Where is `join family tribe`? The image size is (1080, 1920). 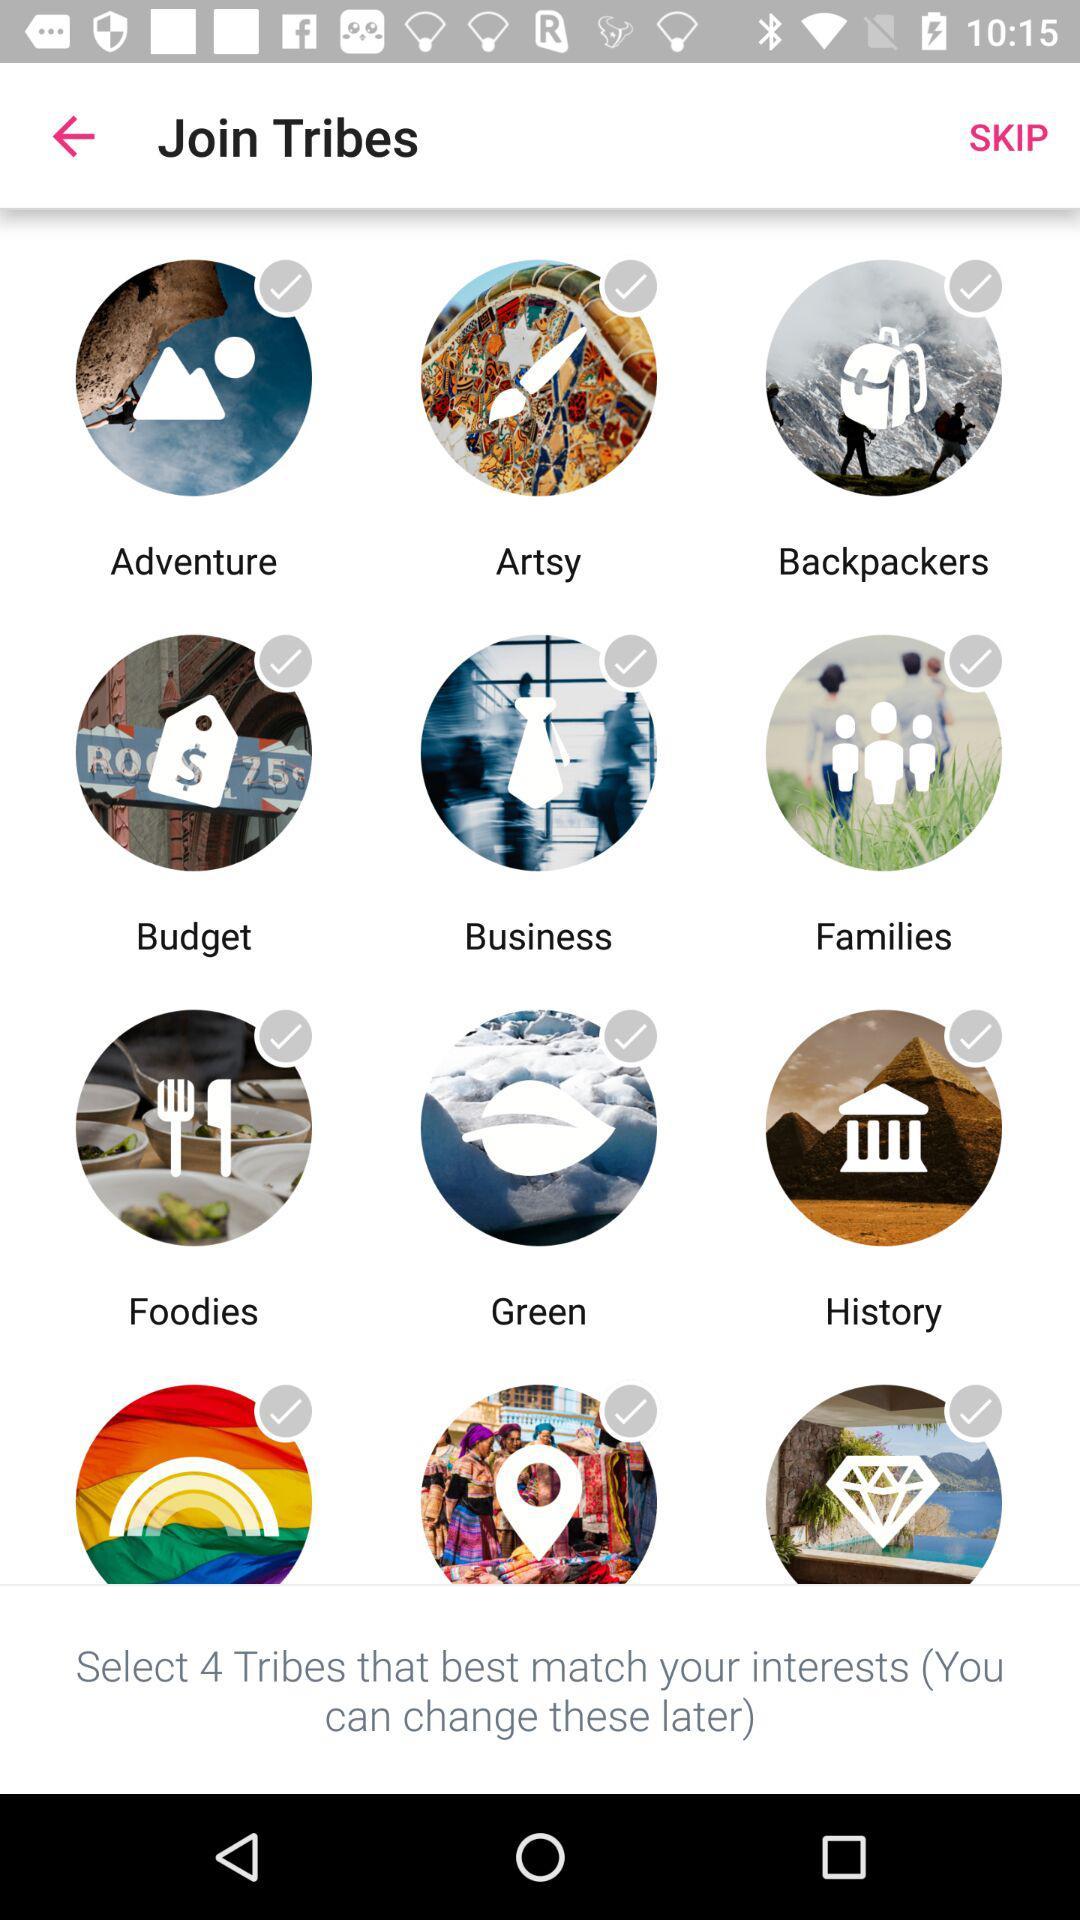 join family tribe is located at coordinates (882, 746).